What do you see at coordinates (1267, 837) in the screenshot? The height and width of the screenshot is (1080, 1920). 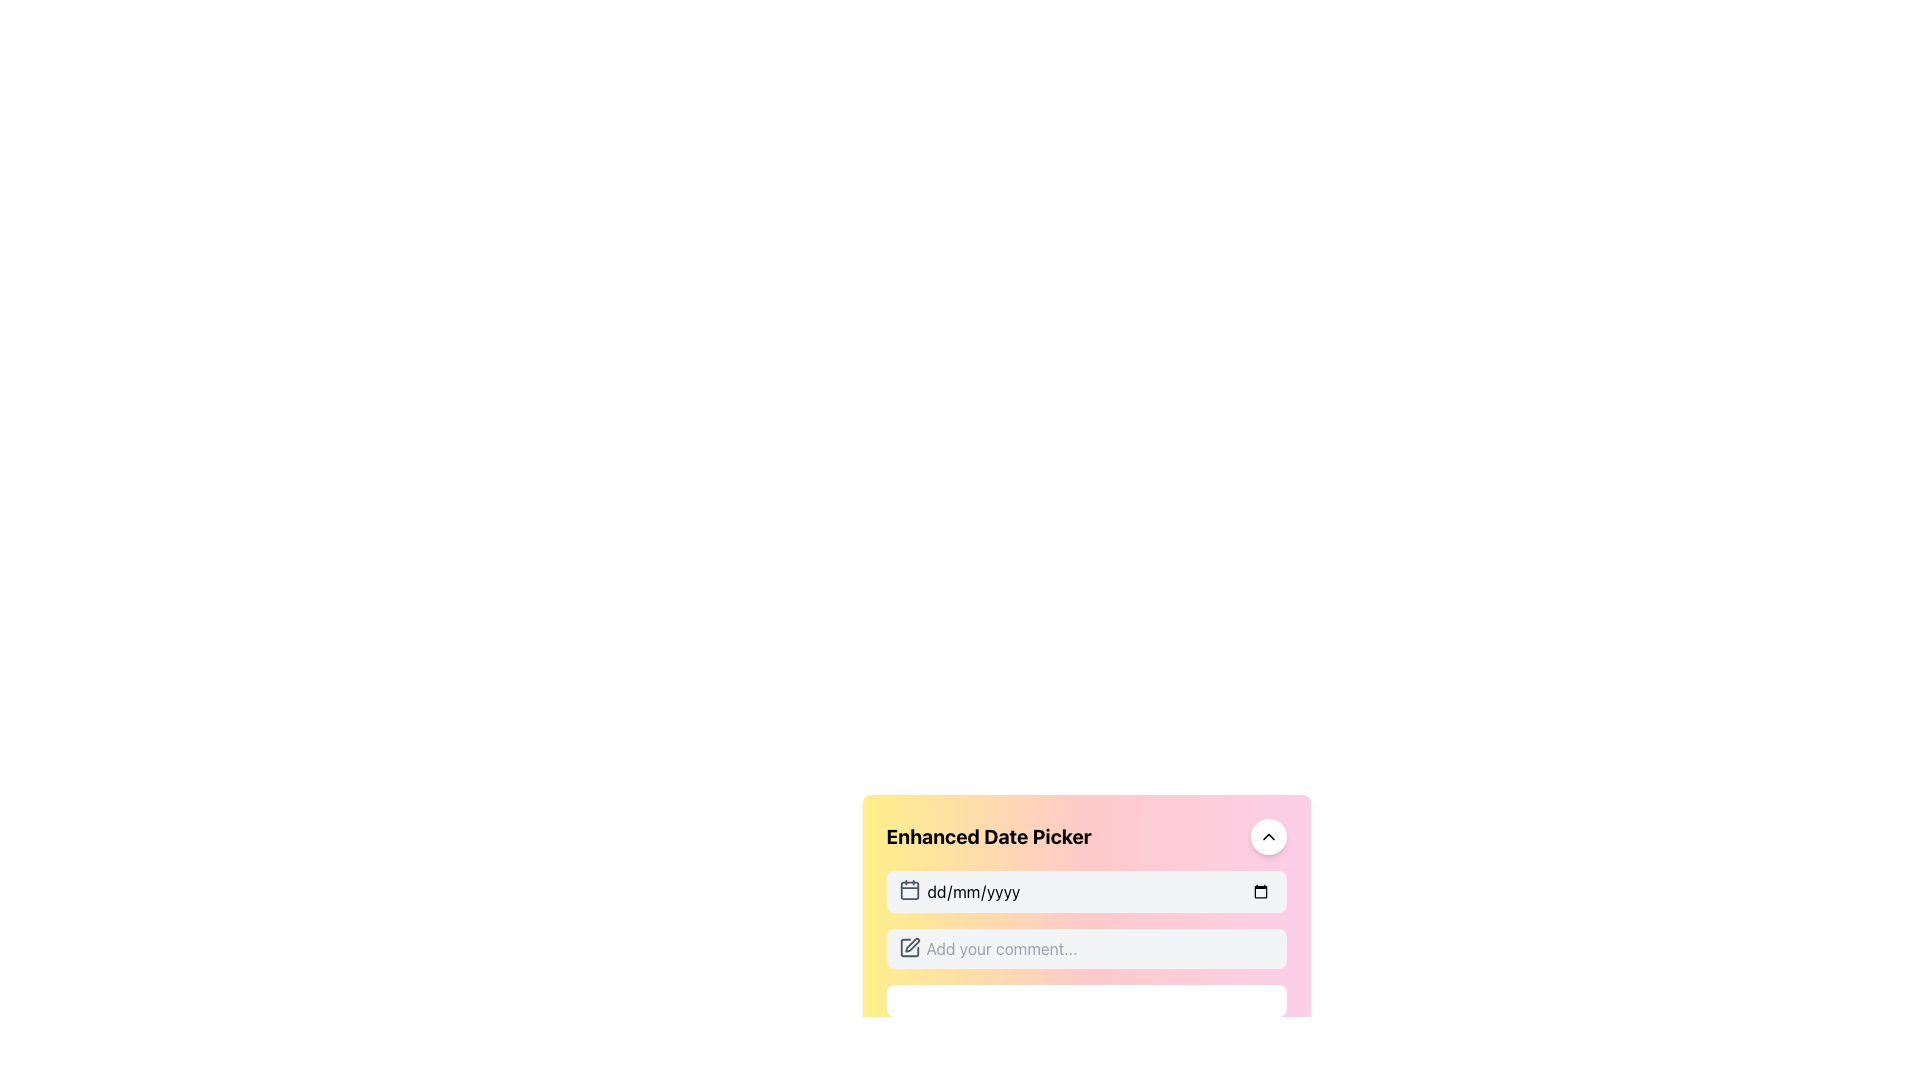 I see `the toggle button located at the rightmost end of the 'Enhanced Date Picker' header row` at bounding box center [1267, 837].